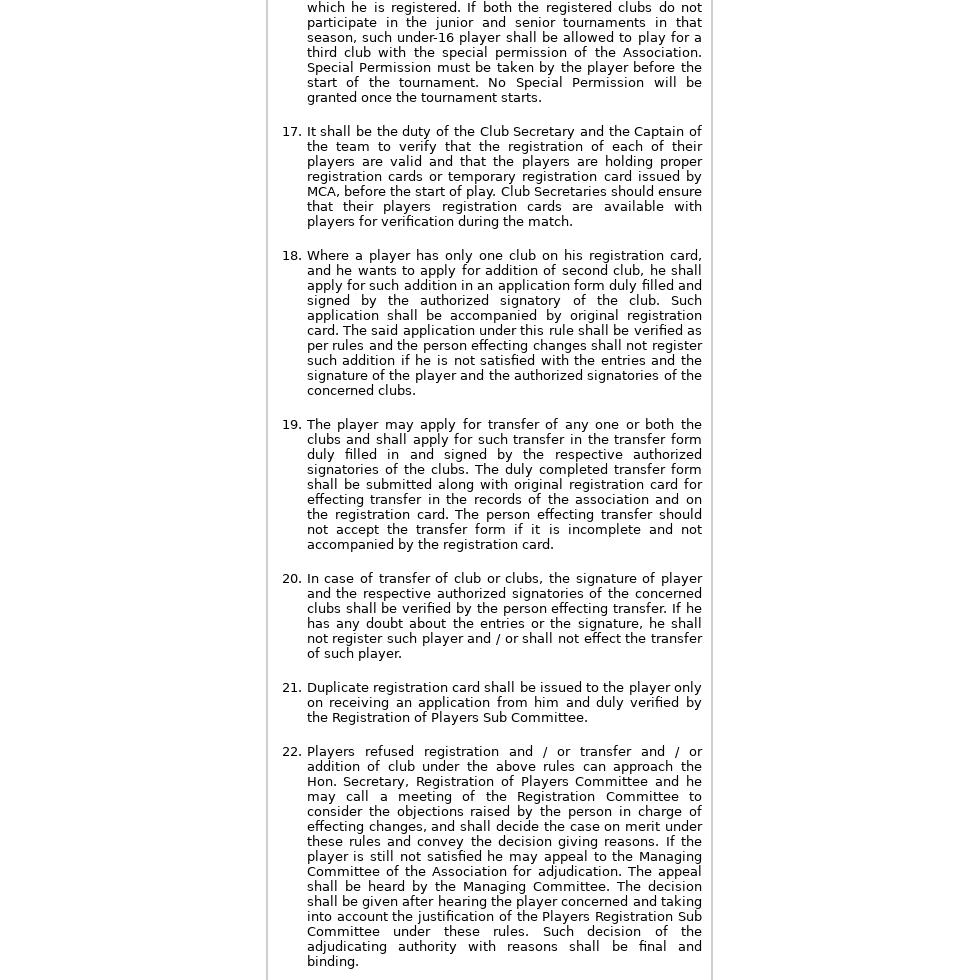 The image size is (980, 980). I want to click on 'Players refused registration and / or transfer and / or addition of club under the above rules can approach the Hon. Secretary, Registration of Players Committee and he may call a meeting of the Registration Committee to consider the objections raised by the person in charge of effecting changes, and shall decide the case on merit under these rules and convey the decision giving reasons. If the player is still not satisfied he may appeal to the Managing Committee of the Association for adjudication. The appeal shall be heard by the Managing Committee. The decision shall be given after hearing the player concerned and taking into account the justification of the Players Registration Sub Committee under these rules. Such decision of the adjudicating authority with reasons shall be final and binding.', so click(503, 856).